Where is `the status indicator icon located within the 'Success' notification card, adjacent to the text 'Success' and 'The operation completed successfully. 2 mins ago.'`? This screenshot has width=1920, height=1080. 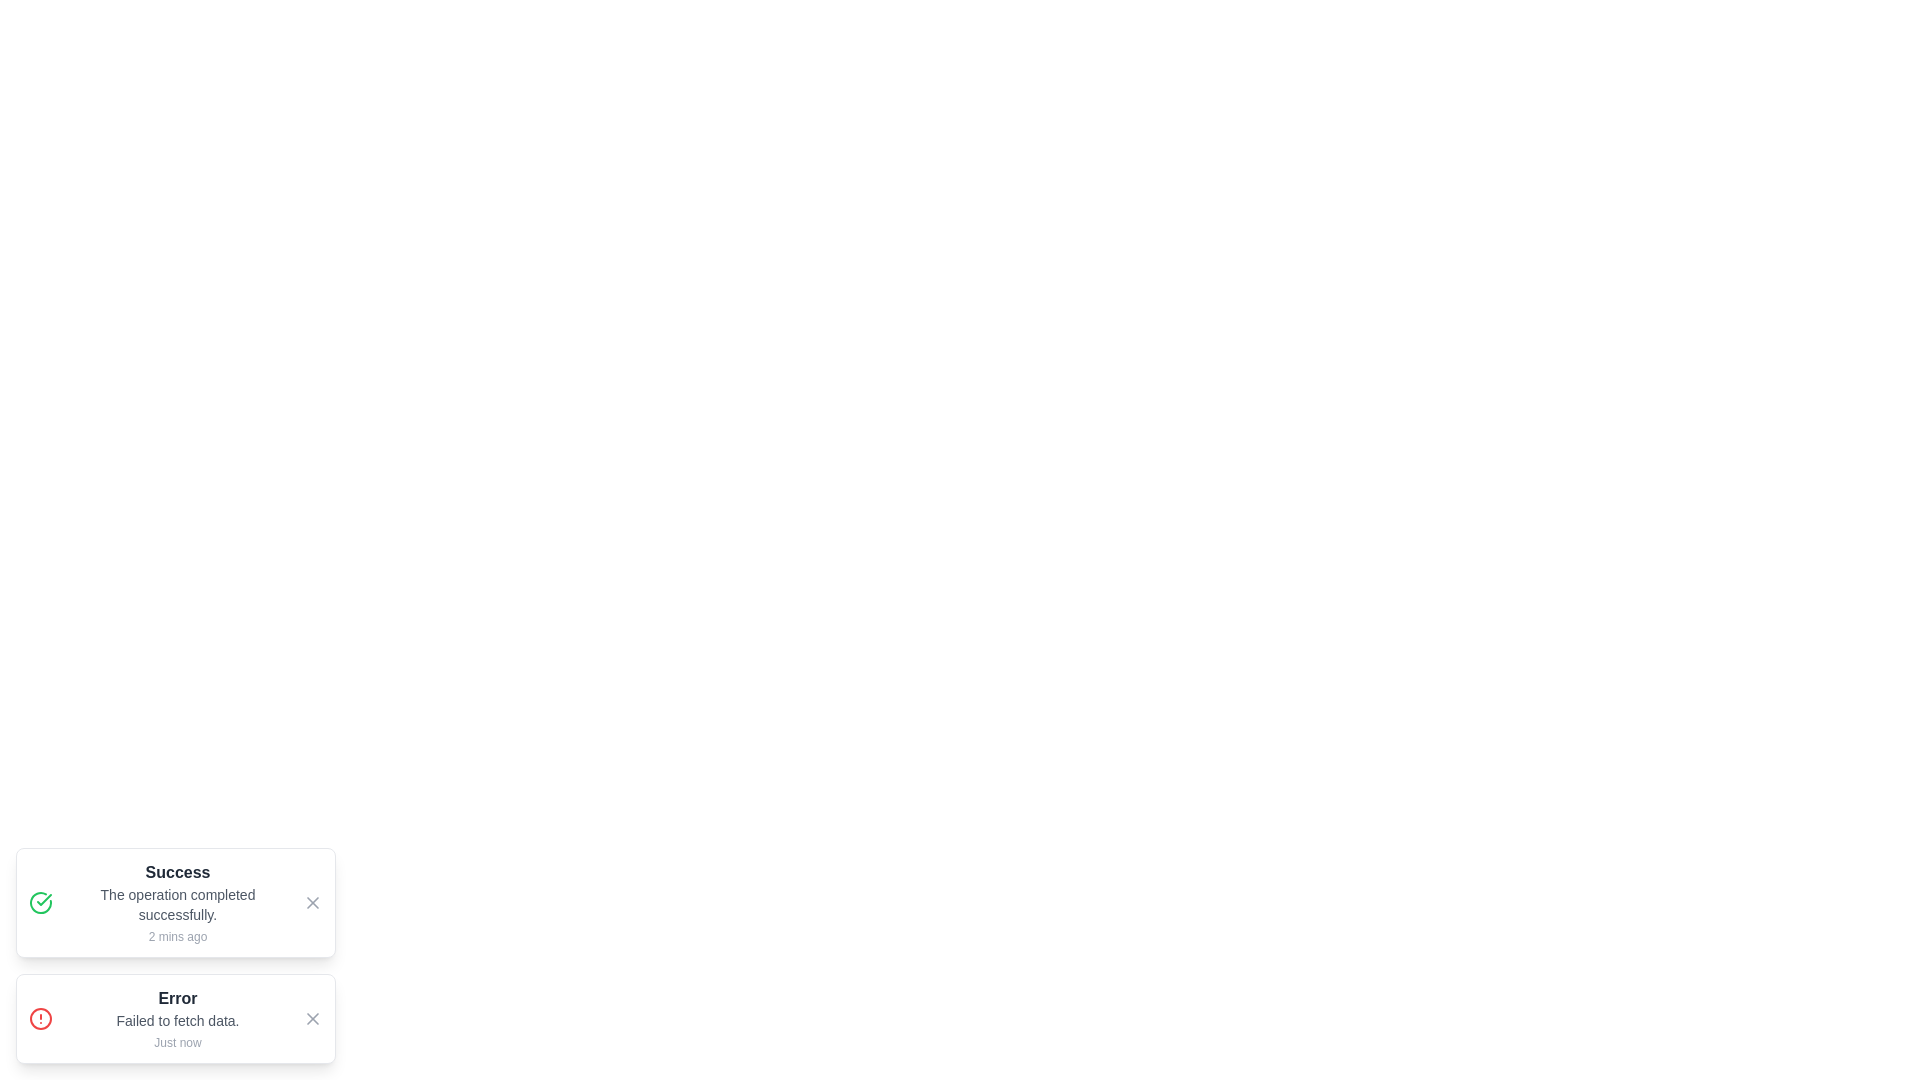
the status indicator icon located within the 'Success' notification card, adjacent to the text 'Success' and 'The operation completed successfully. 2 mins ago.' is located at coordinates (41, 902).